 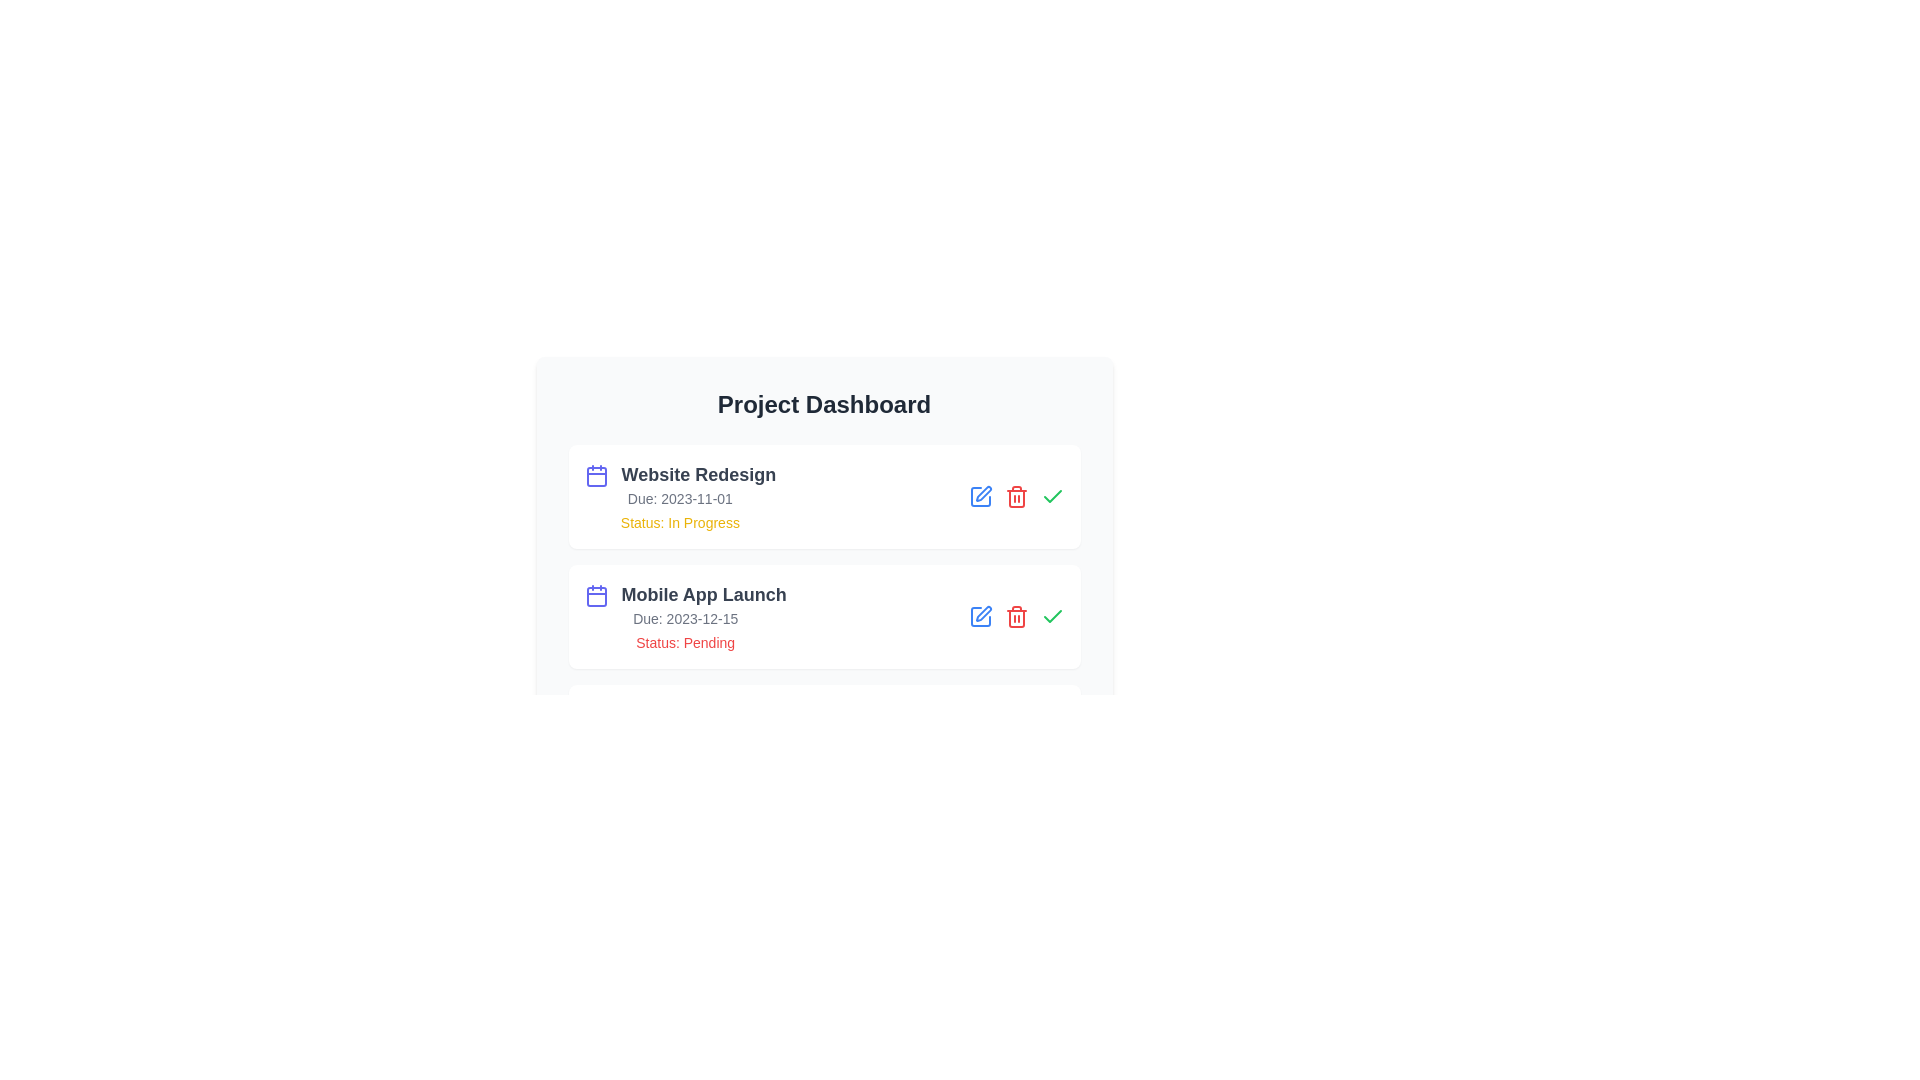 I want to click on the project Website Redesign by clicking its associated delete button, so click(x=1016, y=496).